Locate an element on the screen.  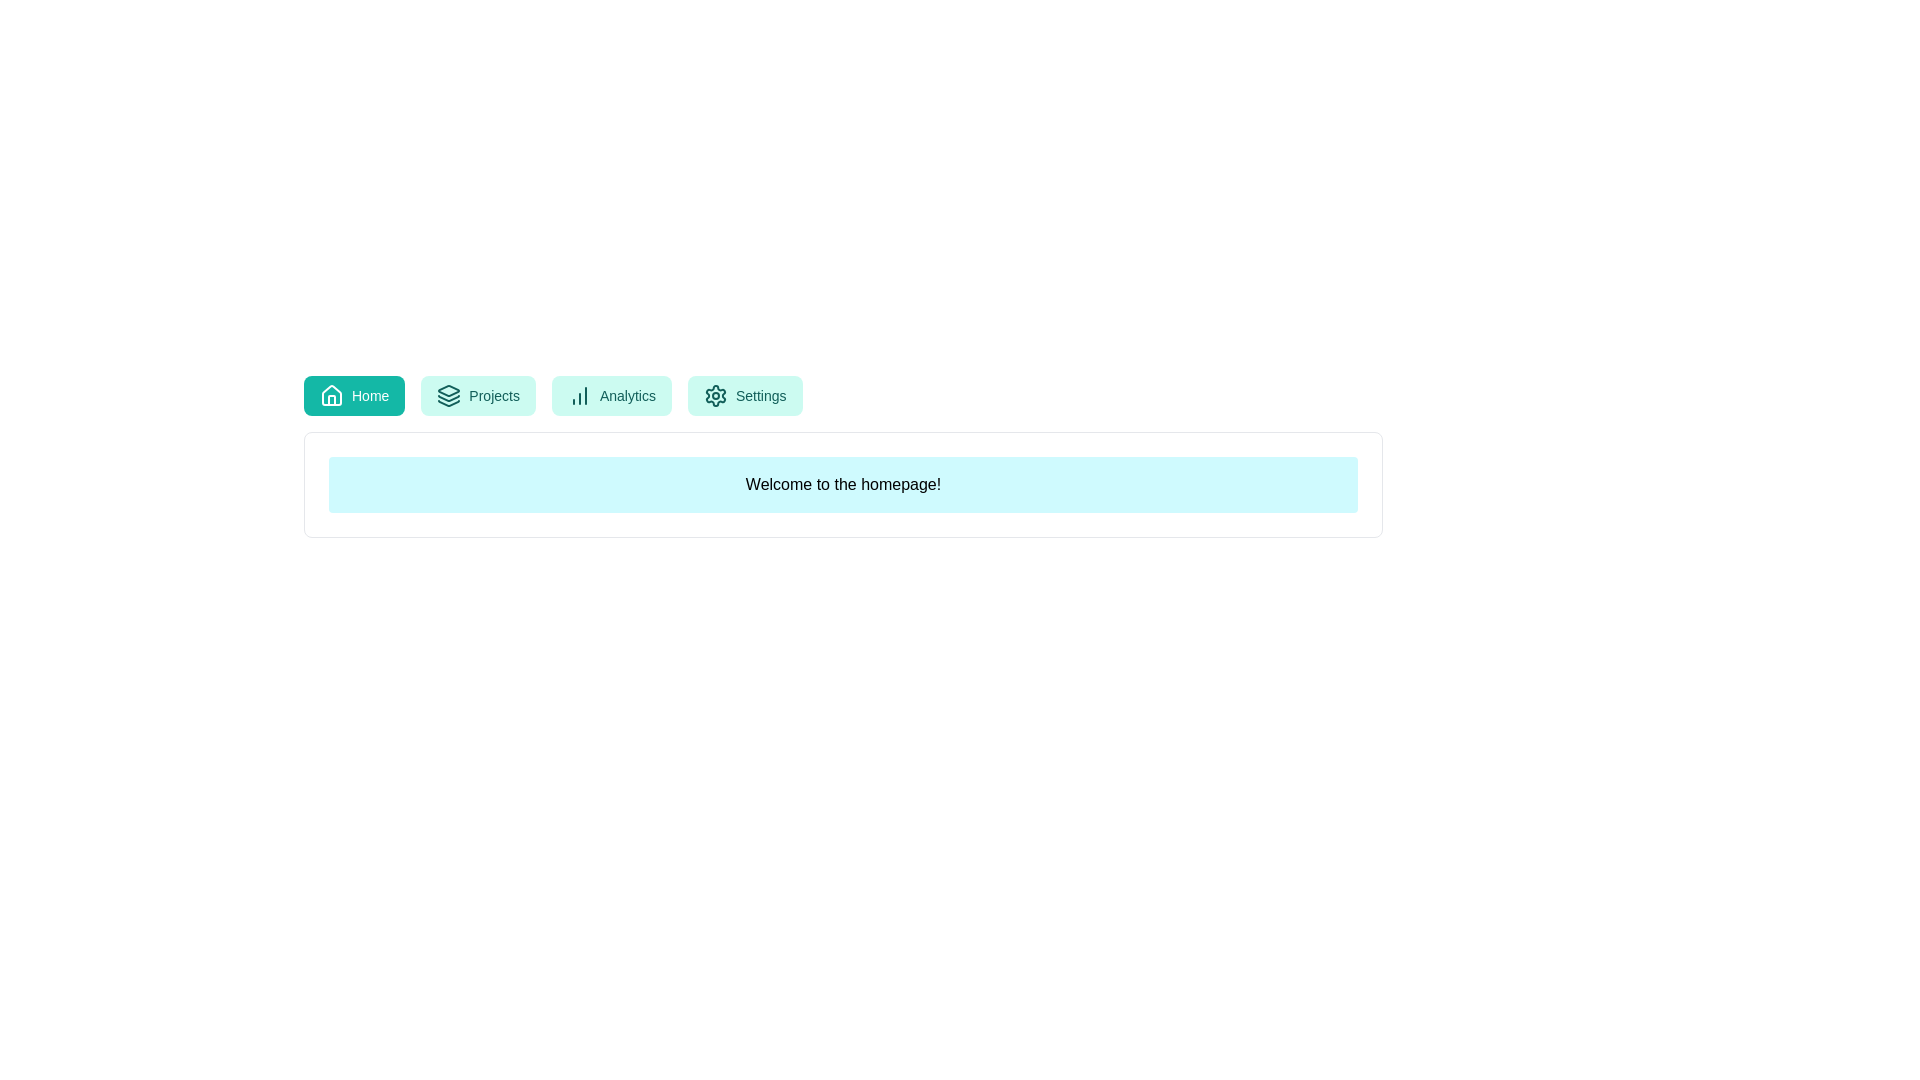
the Home tab to view its content is located at coordinates (354, 396).